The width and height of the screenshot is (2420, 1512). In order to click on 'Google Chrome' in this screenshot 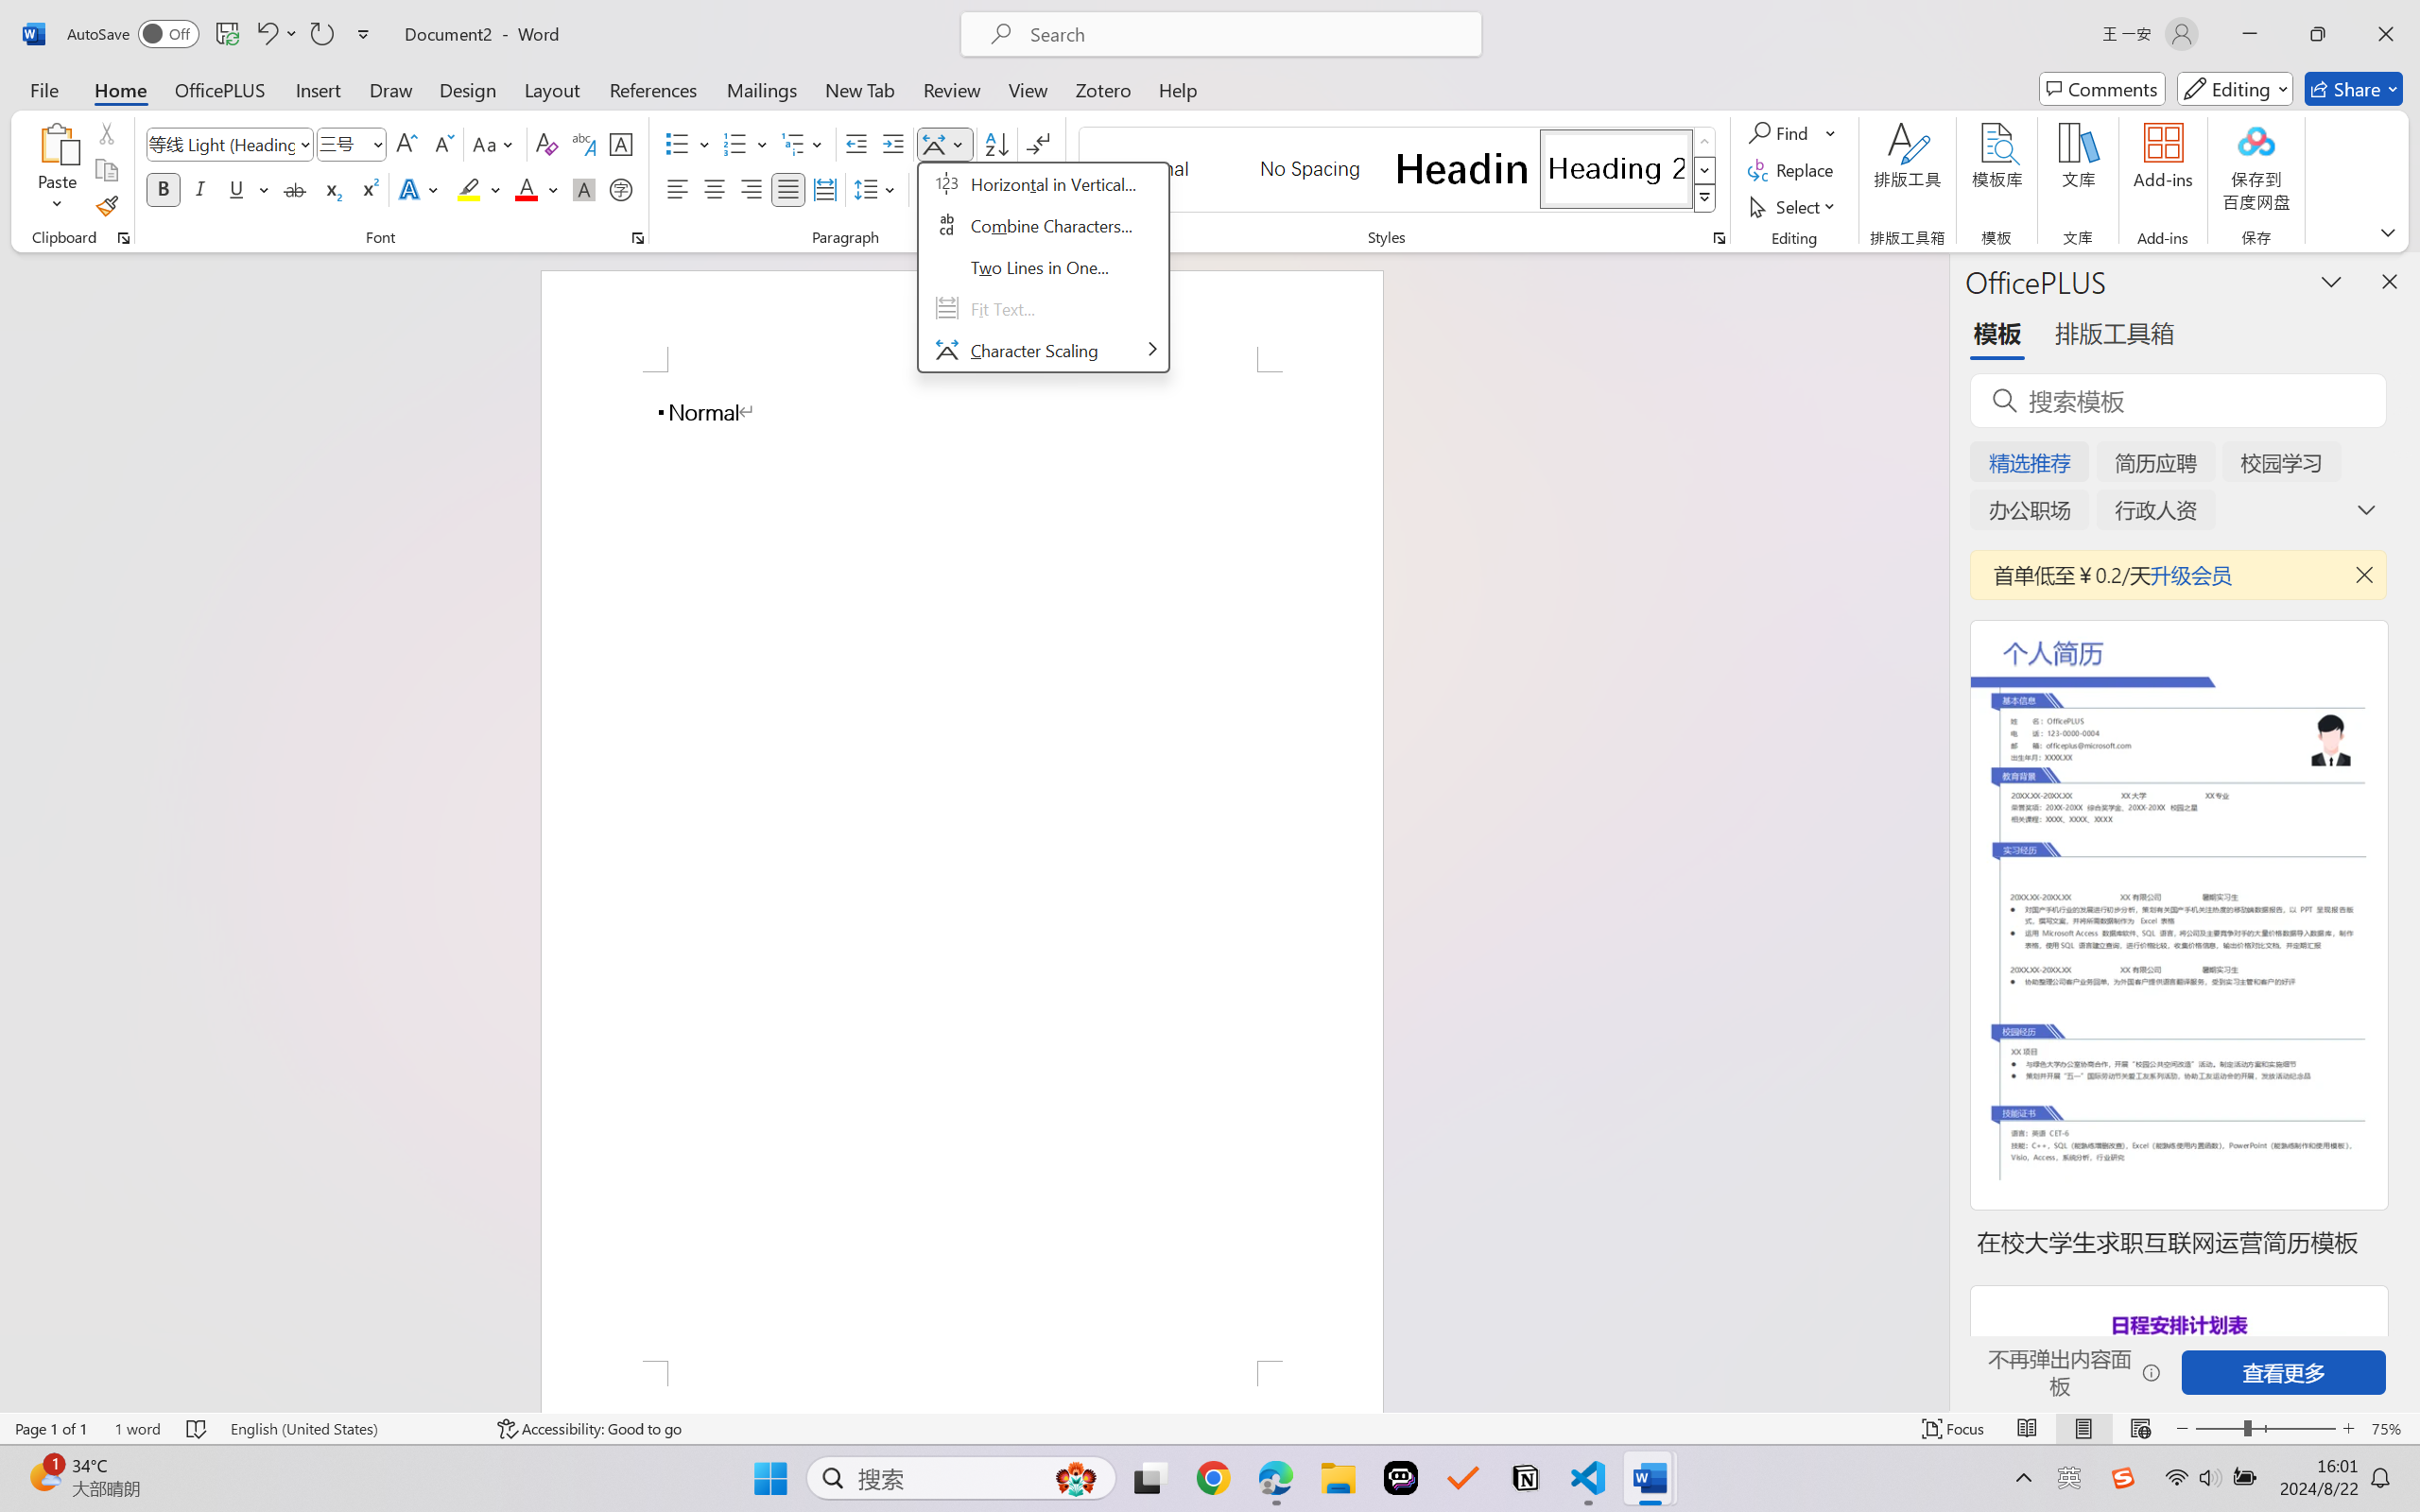, I will do `click(1213, 1478)`.